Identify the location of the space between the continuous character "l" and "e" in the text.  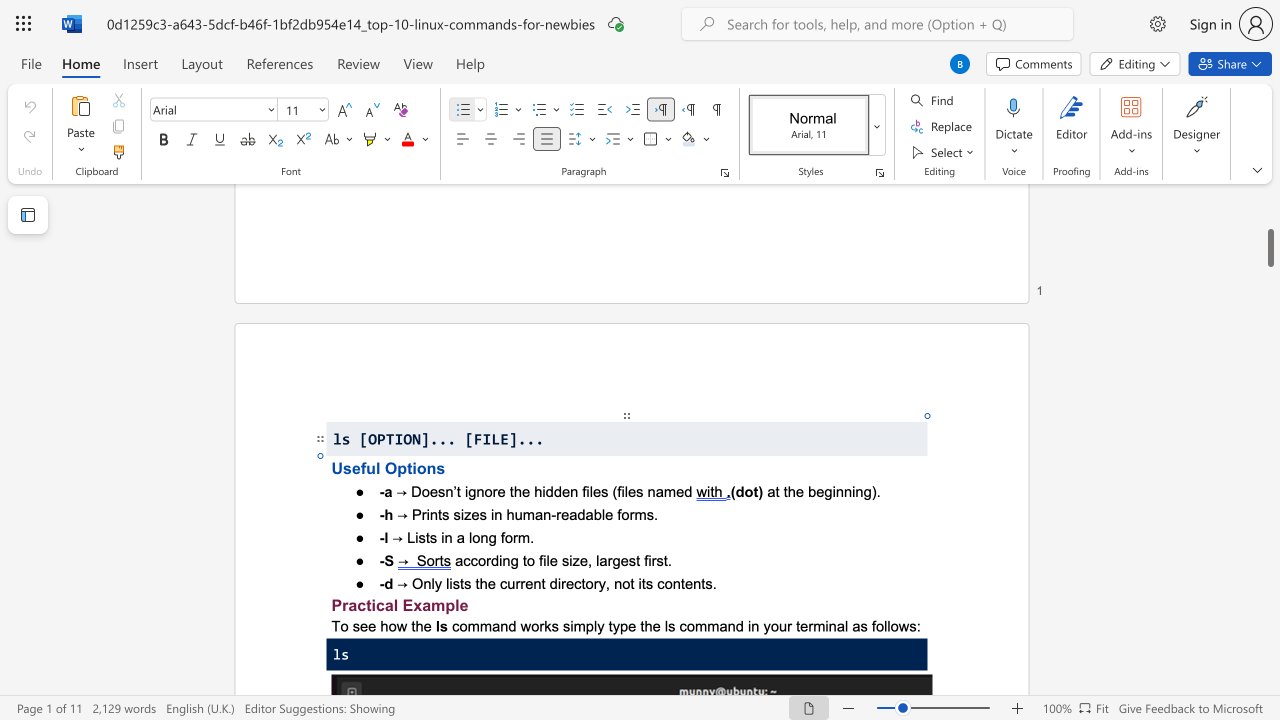
(605, 513).